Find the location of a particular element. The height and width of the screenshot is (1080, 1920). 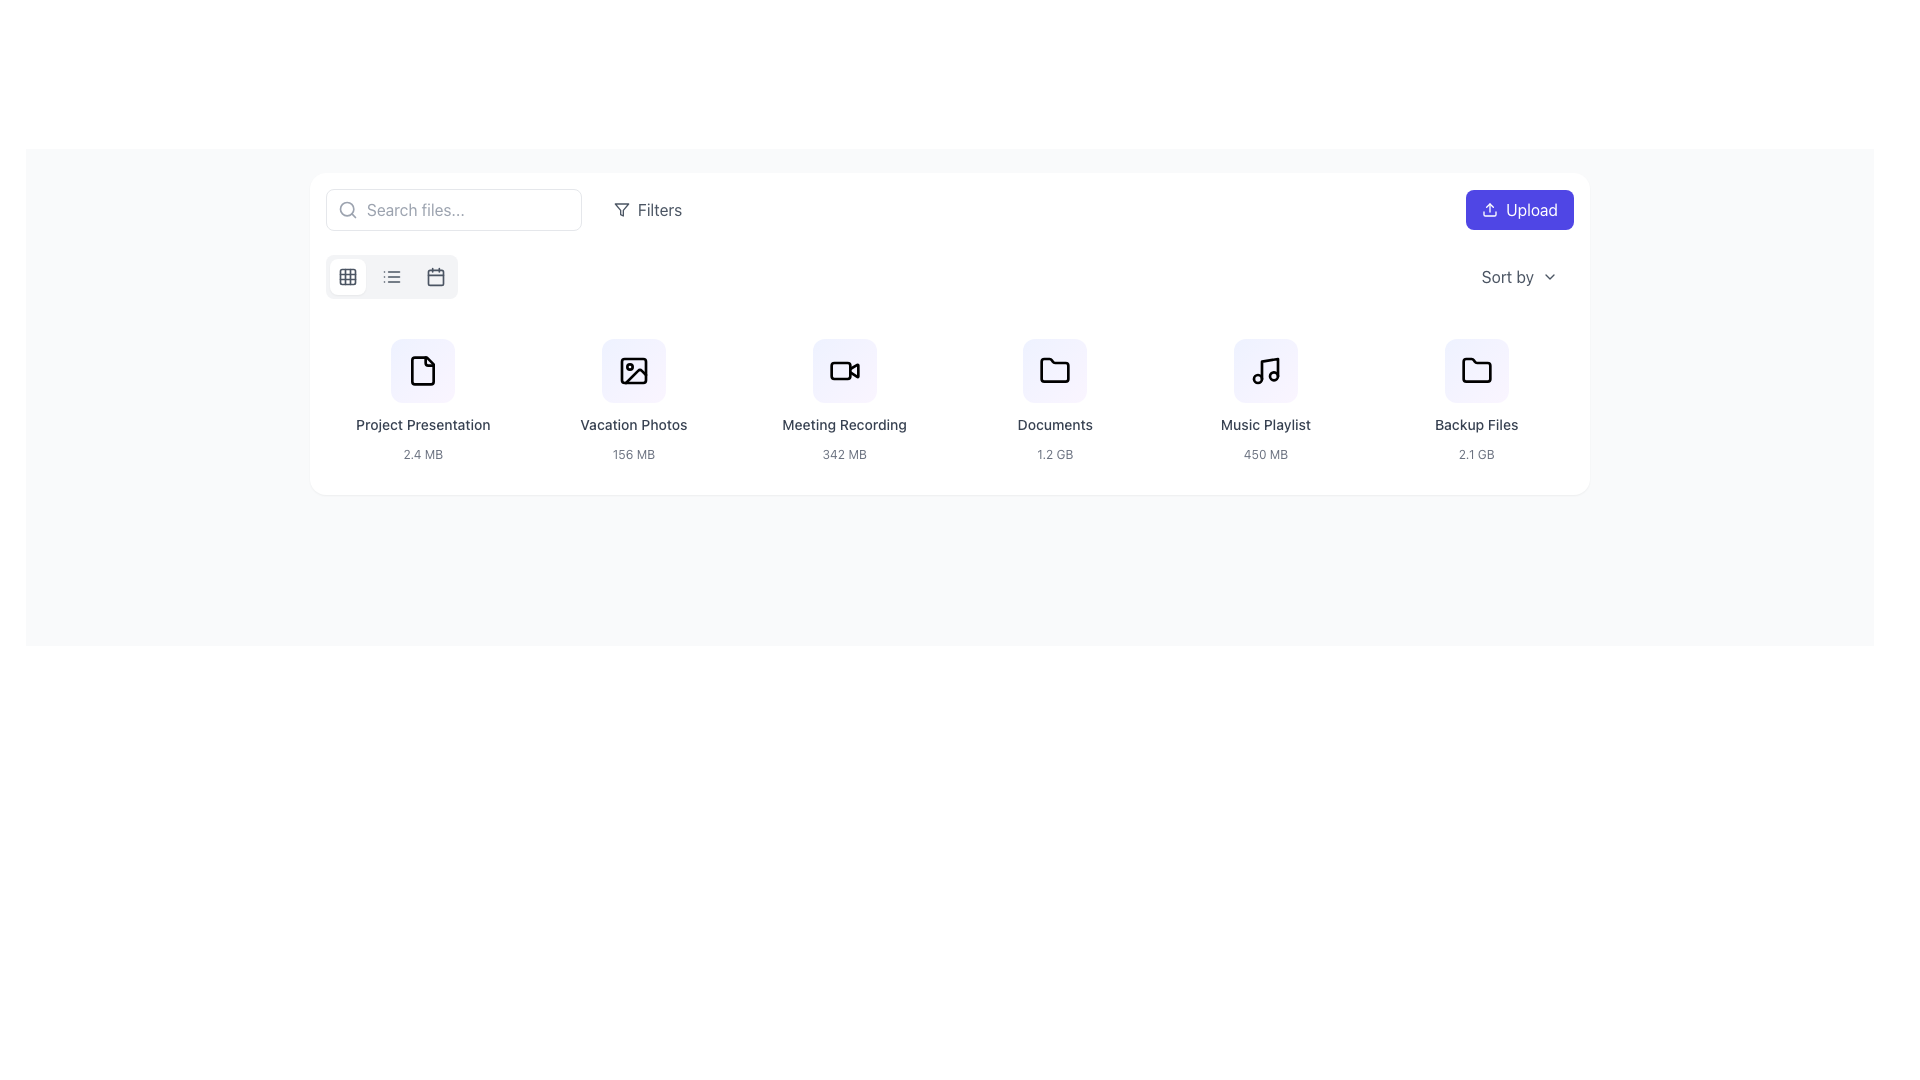

the Informational card displaying 'Vacation Photos' with size '156 MB', which is the second card in the grid layout is located at coordinates (632, 401).